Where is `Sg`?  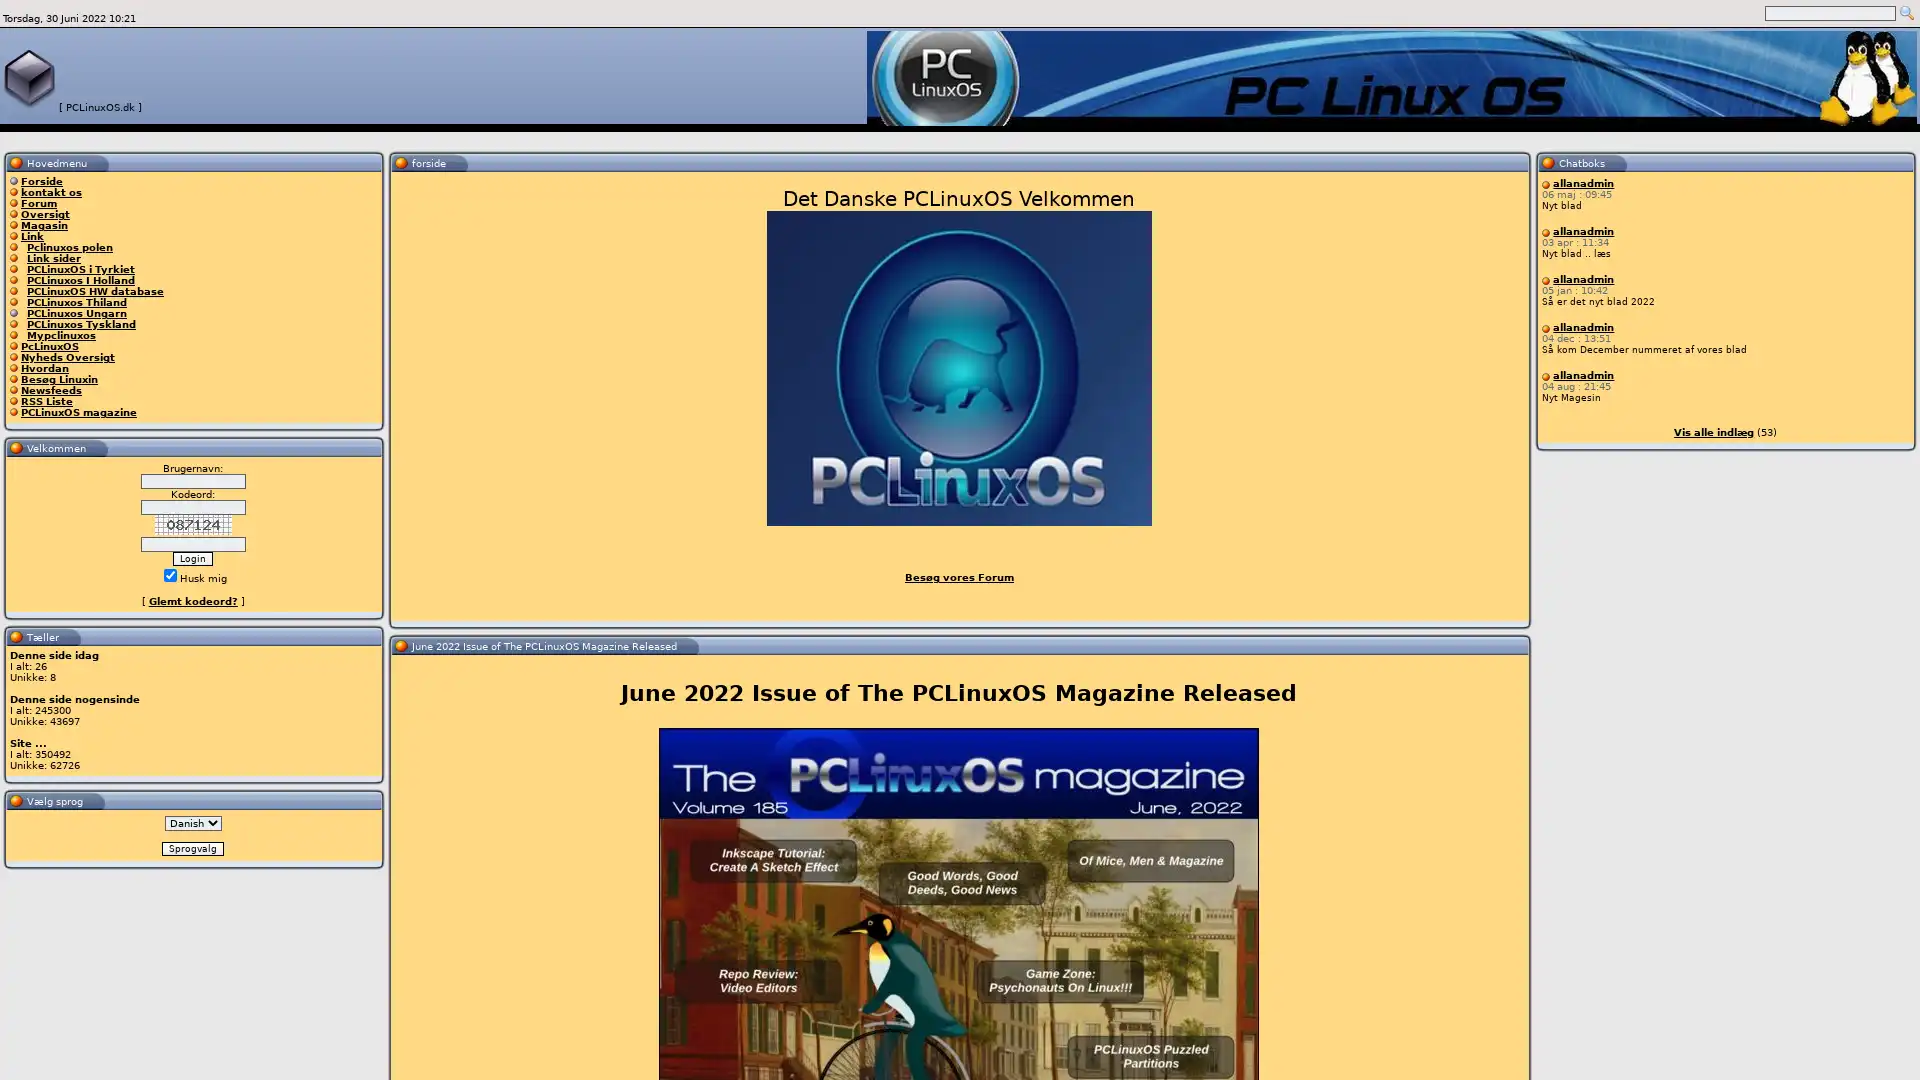
Sg is located at coordinates (1906, 14).